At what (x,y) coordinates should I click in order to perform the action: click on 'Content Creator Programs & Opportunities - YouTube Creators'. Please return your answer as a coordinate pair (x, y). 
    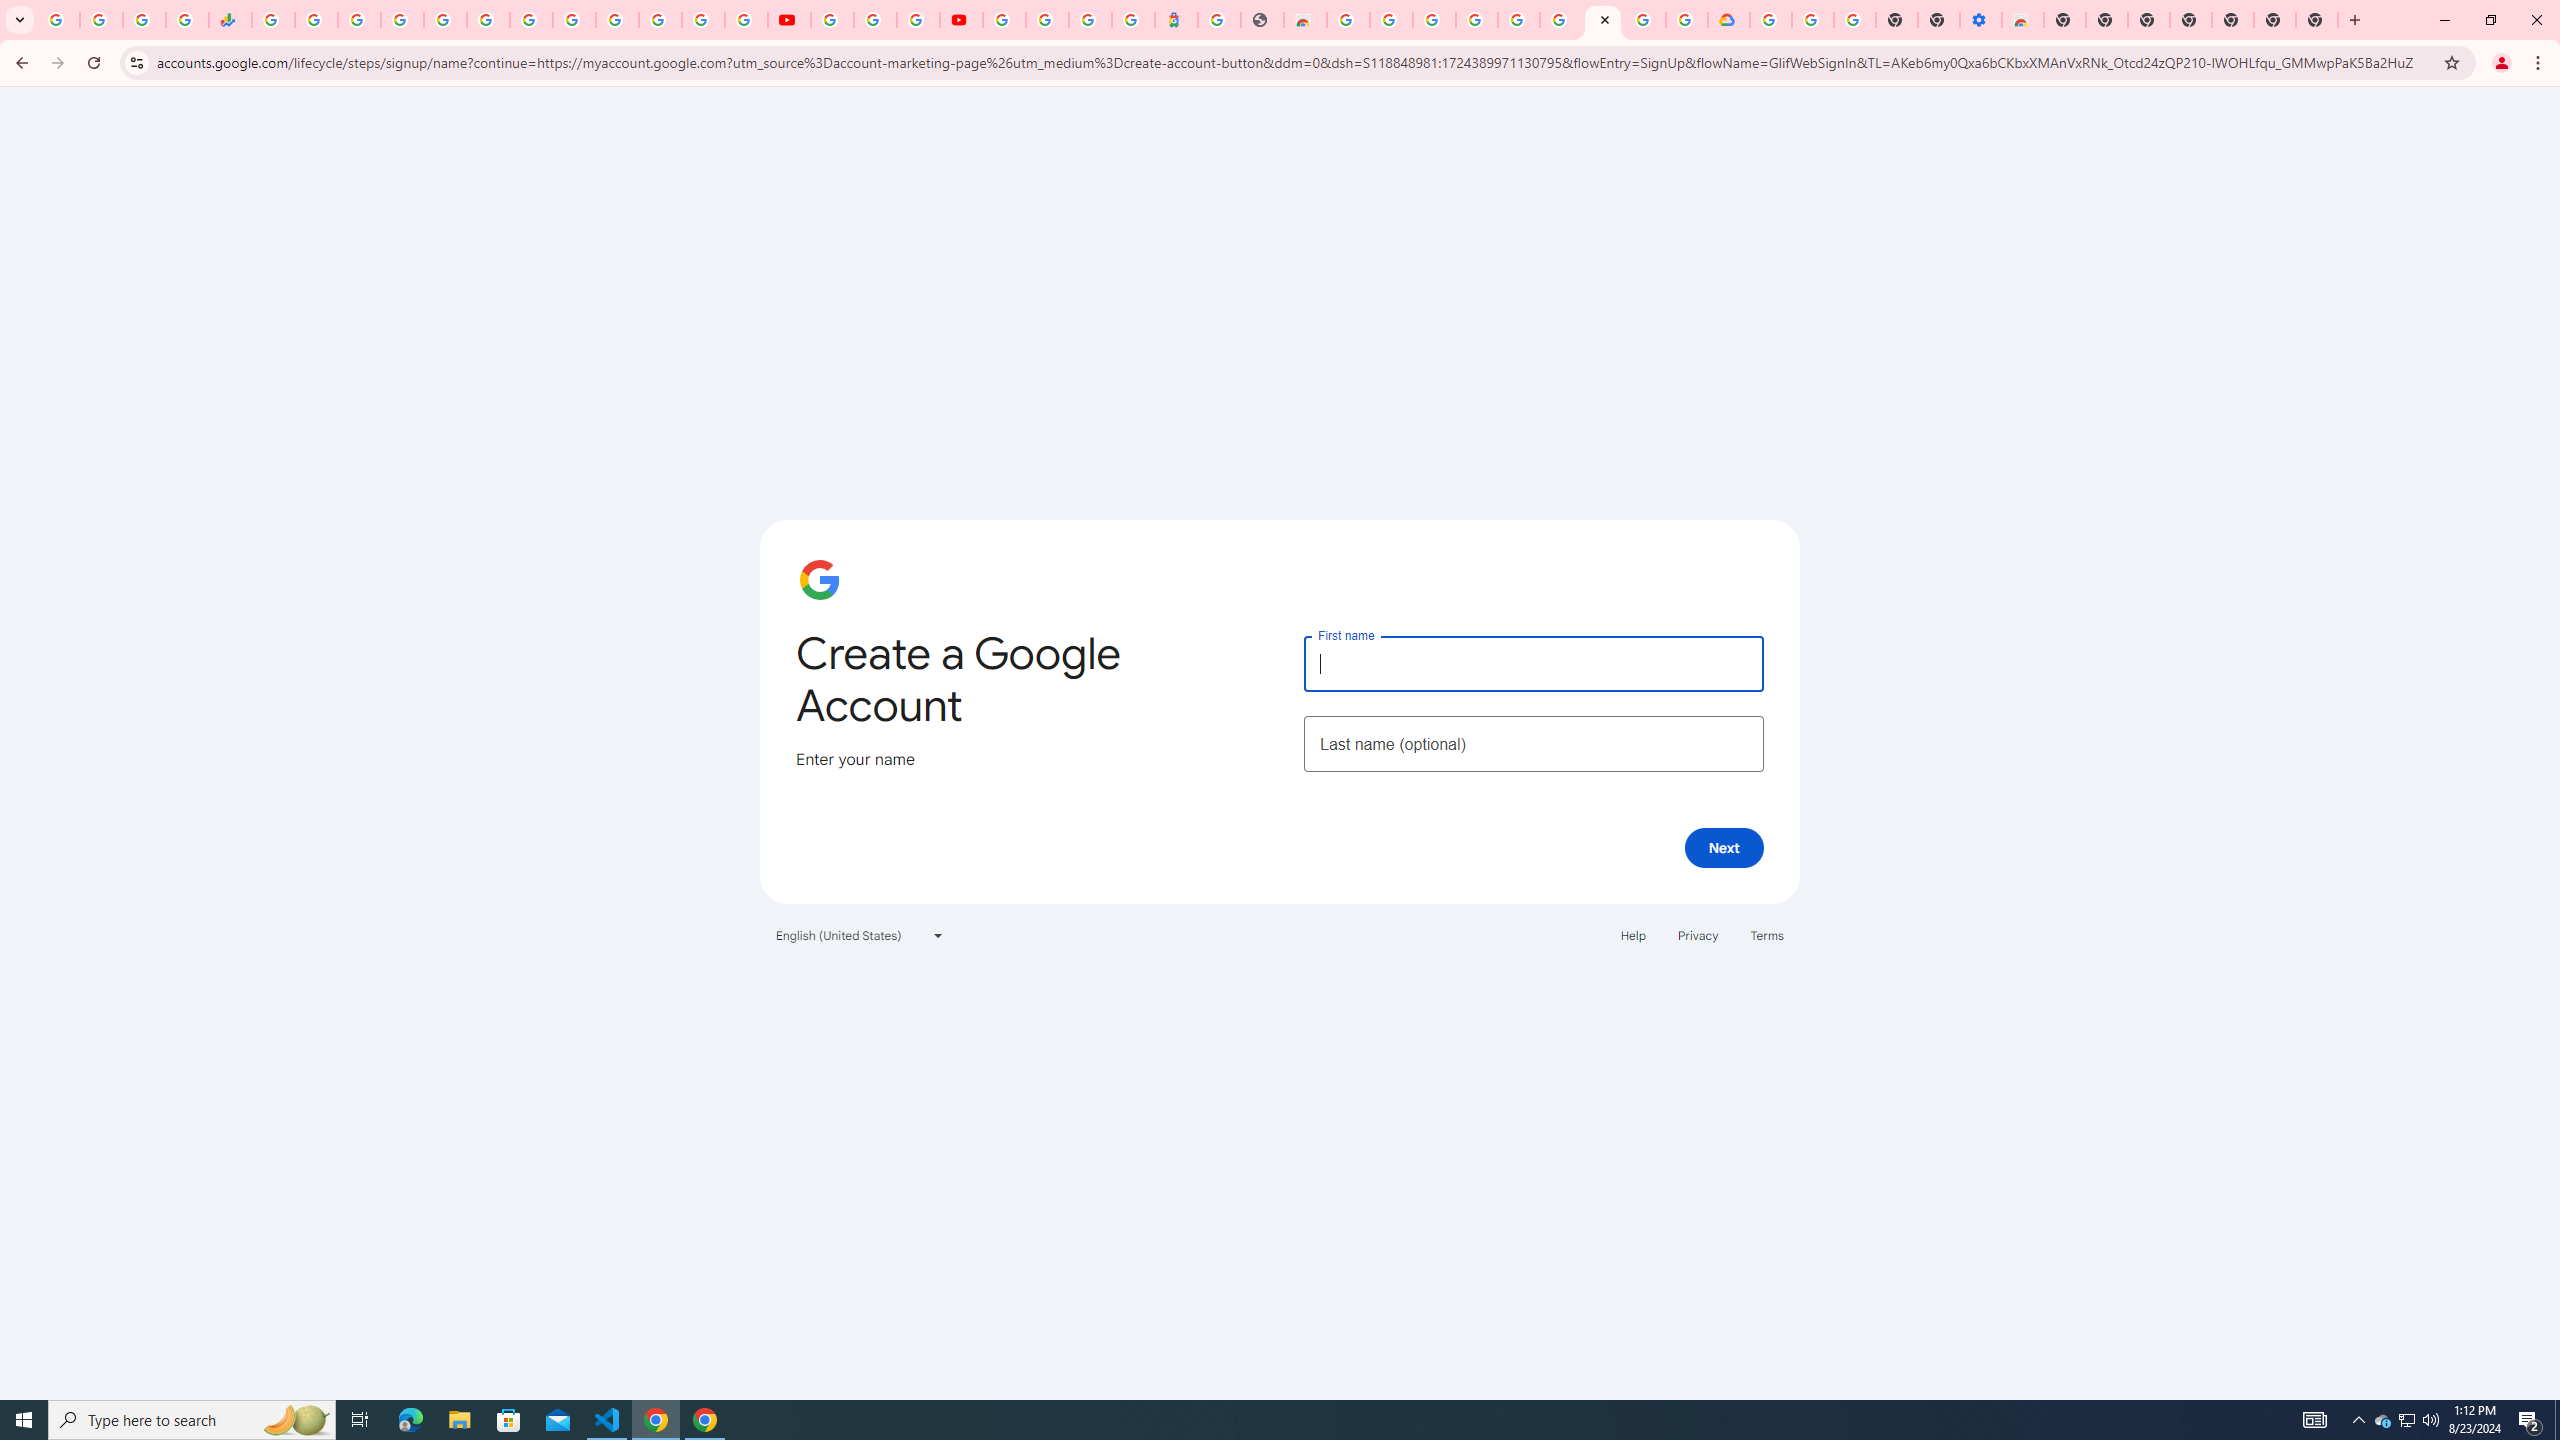
    Looking at the image, I should click on (962, 19).